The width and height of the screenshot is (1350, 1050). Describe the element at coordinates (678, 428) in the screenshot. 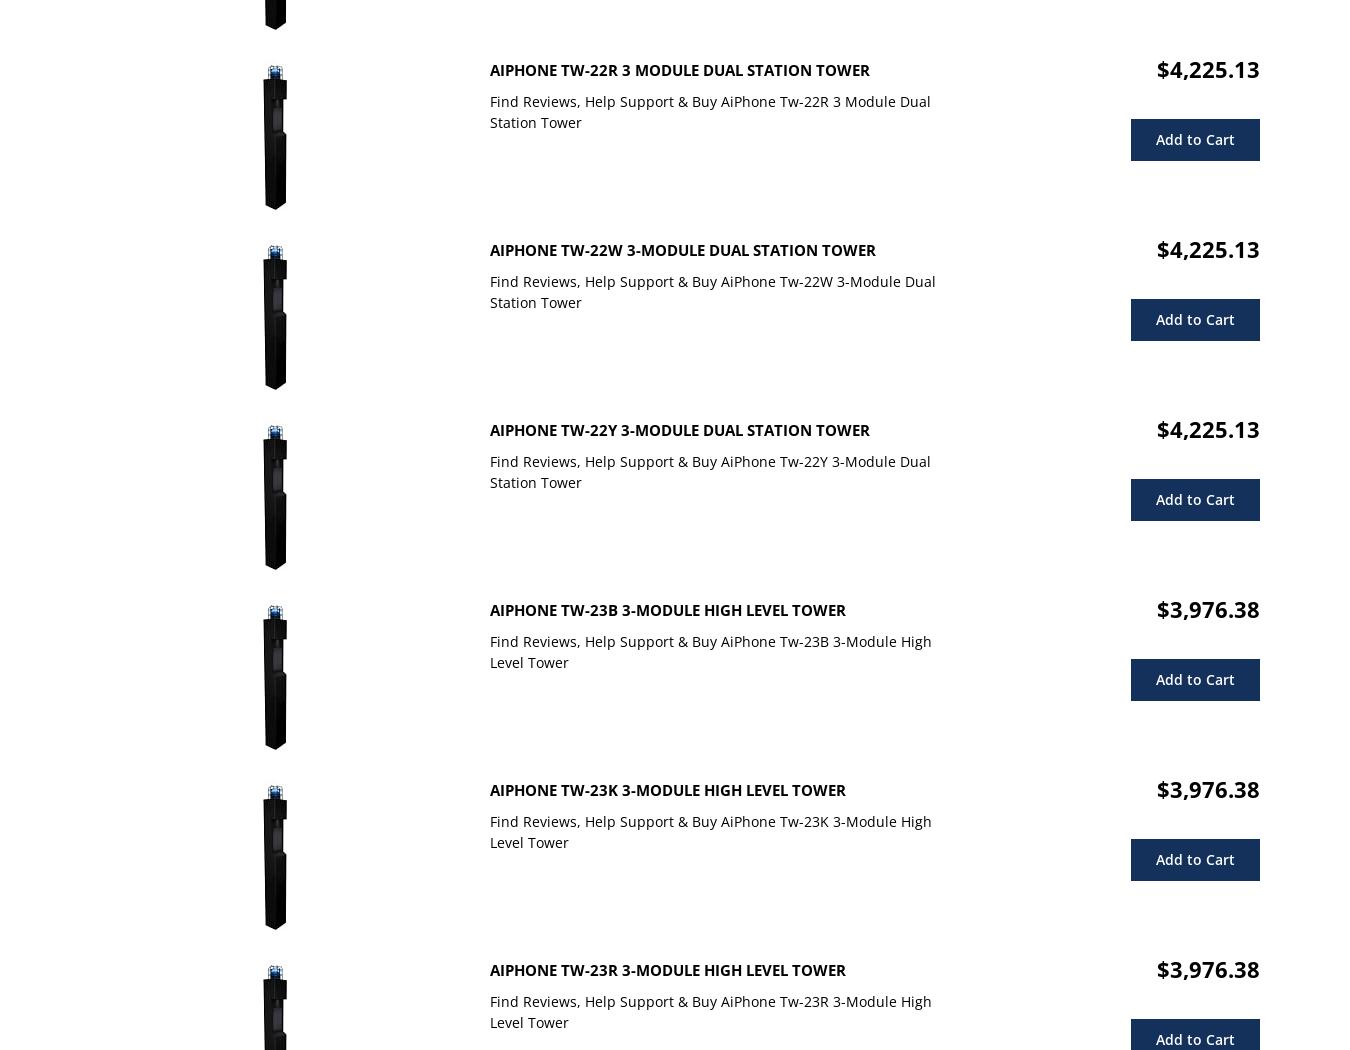

I see `'AiPhone Tw-22Y 3-Module Dual Station Tower'` at that location.